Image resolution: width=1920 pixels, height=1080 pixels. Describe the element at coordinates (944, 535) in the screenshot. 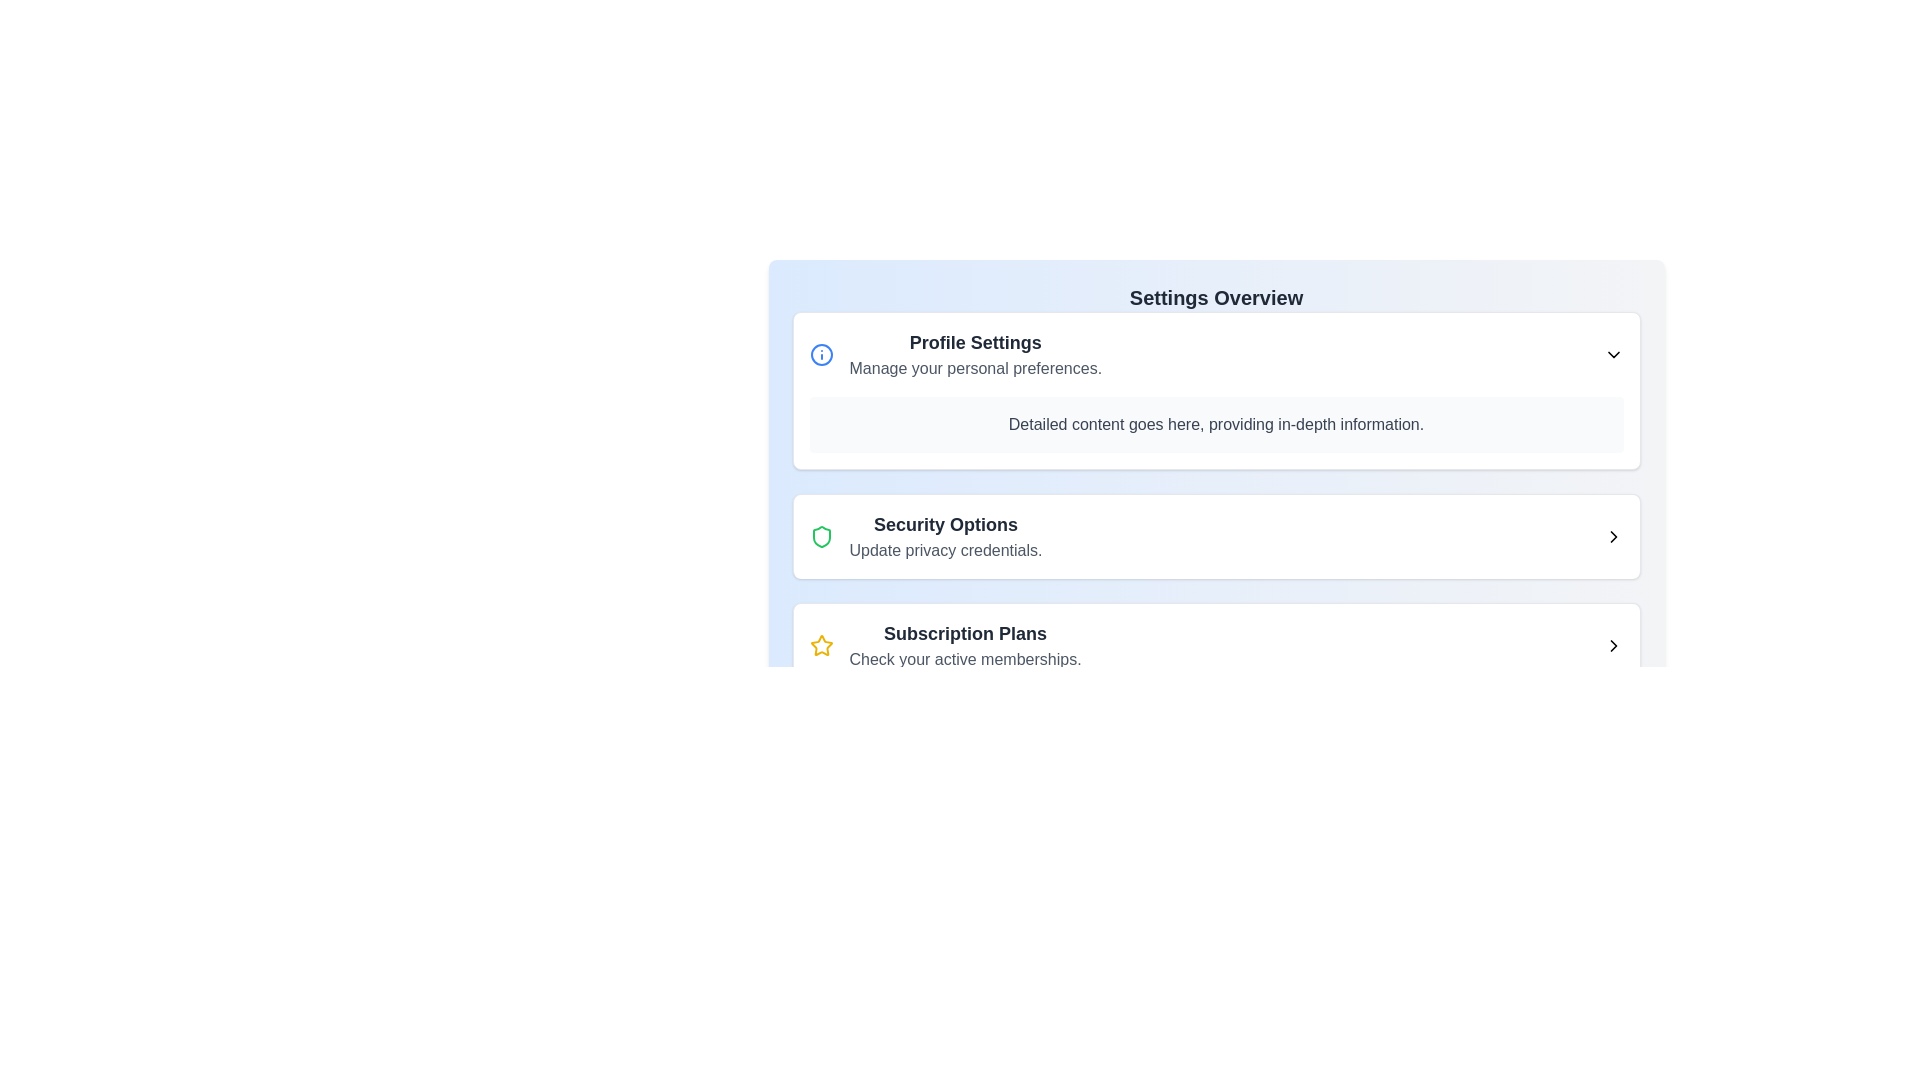

I see `the header and description pair for the 'Security Options' section located centrally in the card under 'Settings Overview'` at that location.